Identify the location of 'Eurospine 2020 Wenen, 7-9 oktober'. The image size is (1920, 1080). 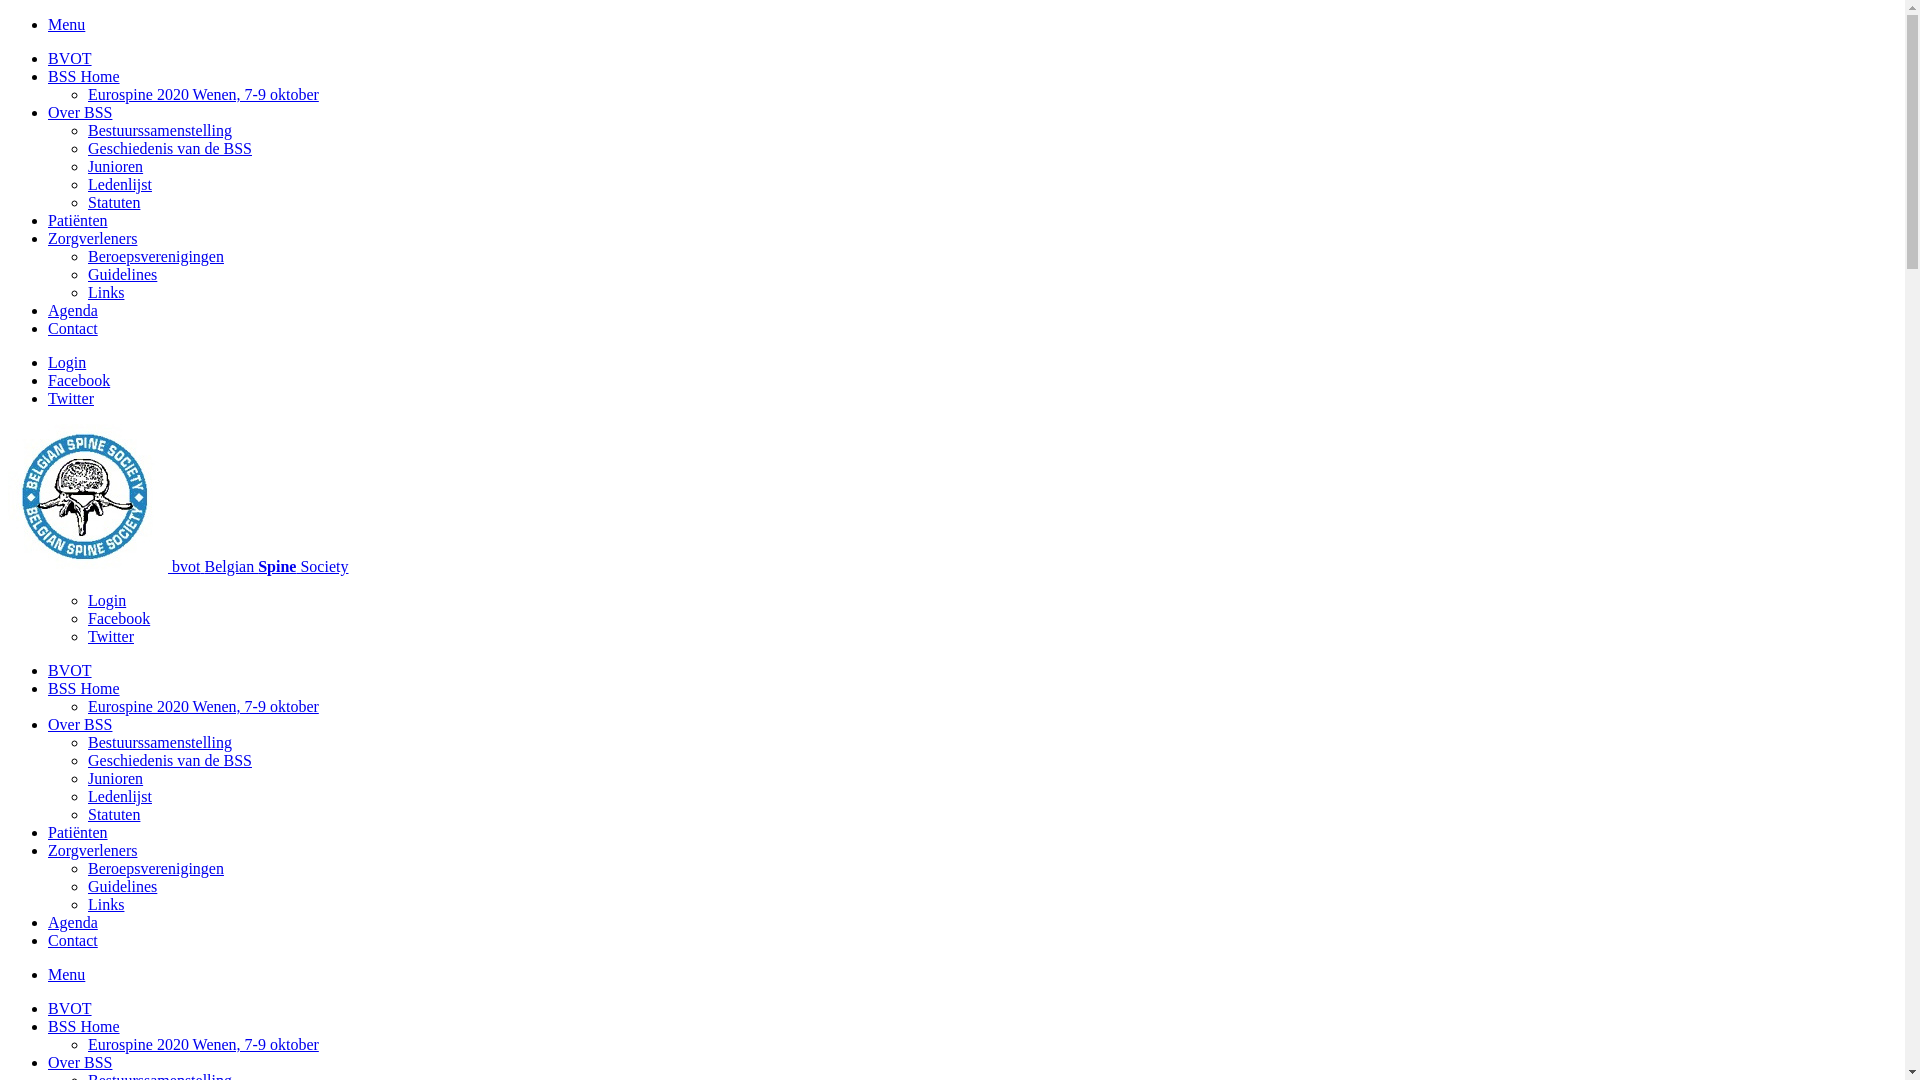
(203, 1043).